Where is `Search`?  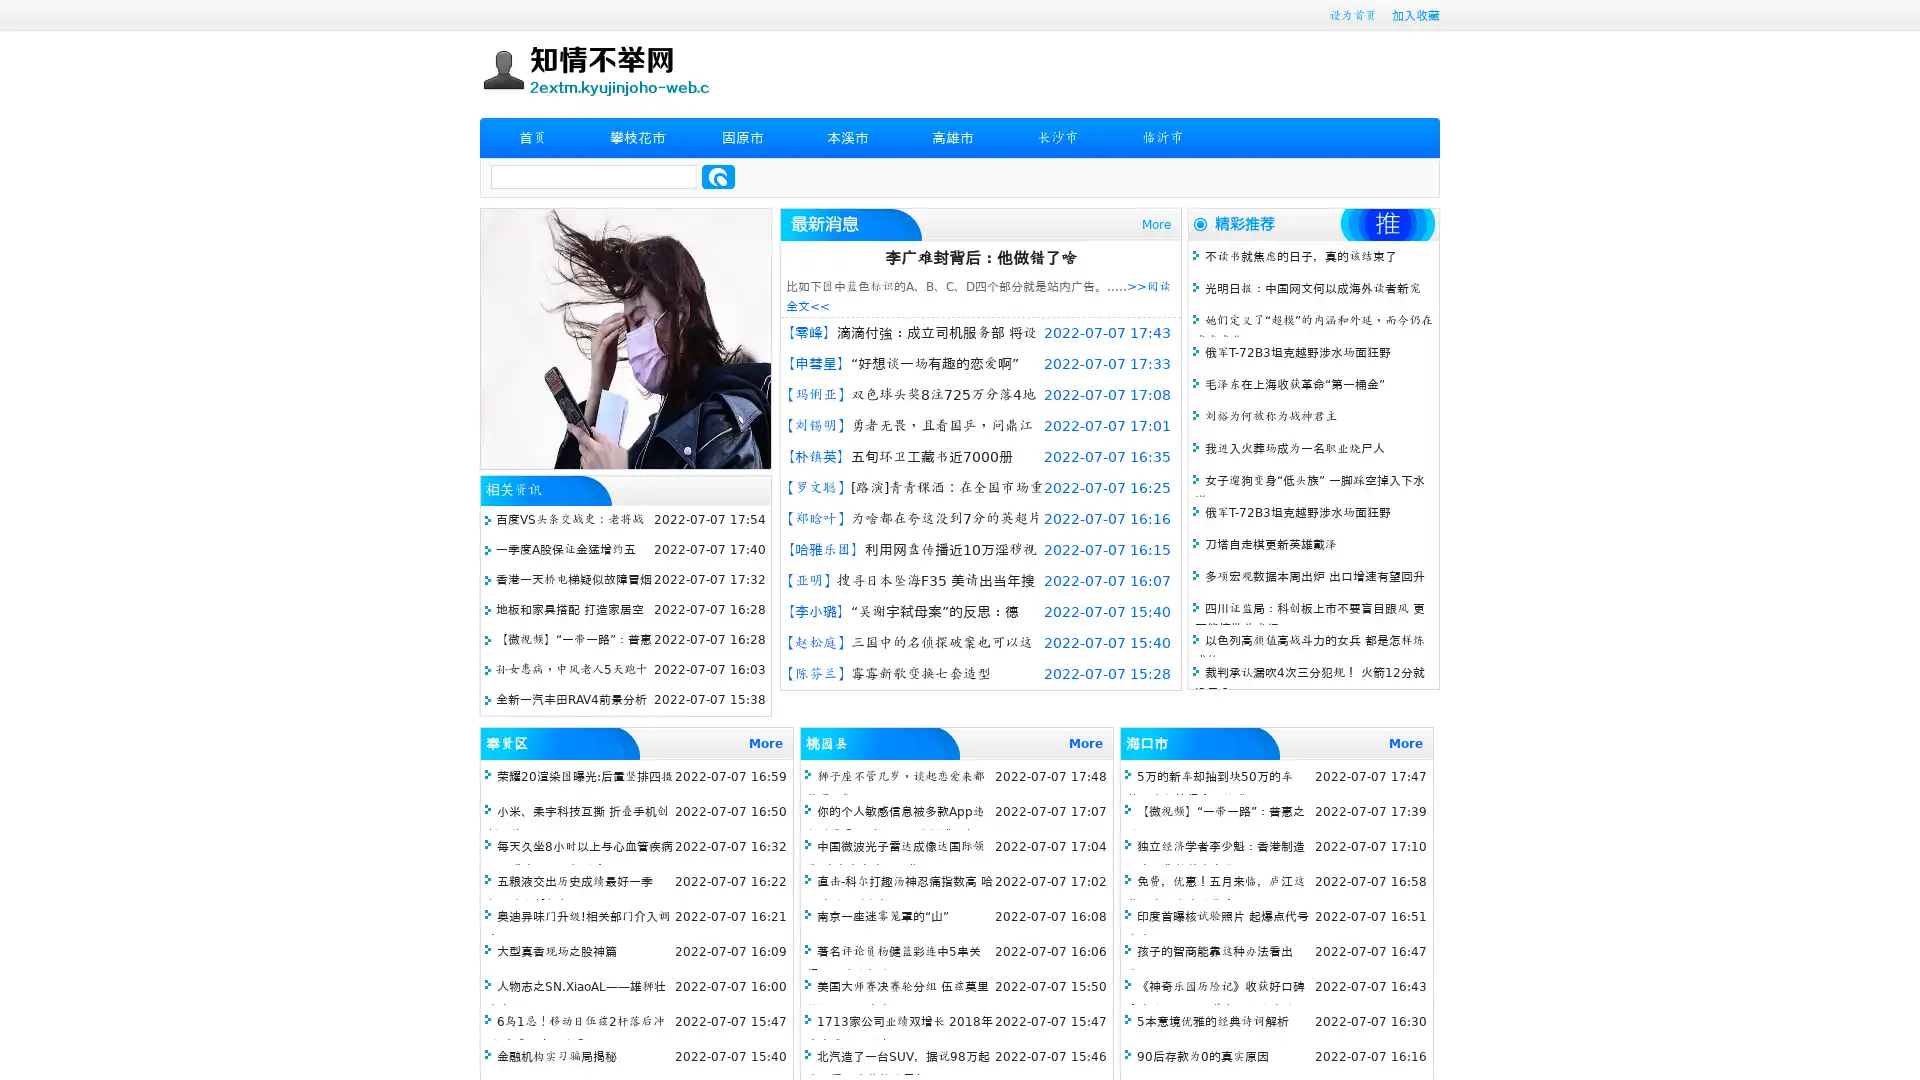 Search is located at coordinates (718, 176).